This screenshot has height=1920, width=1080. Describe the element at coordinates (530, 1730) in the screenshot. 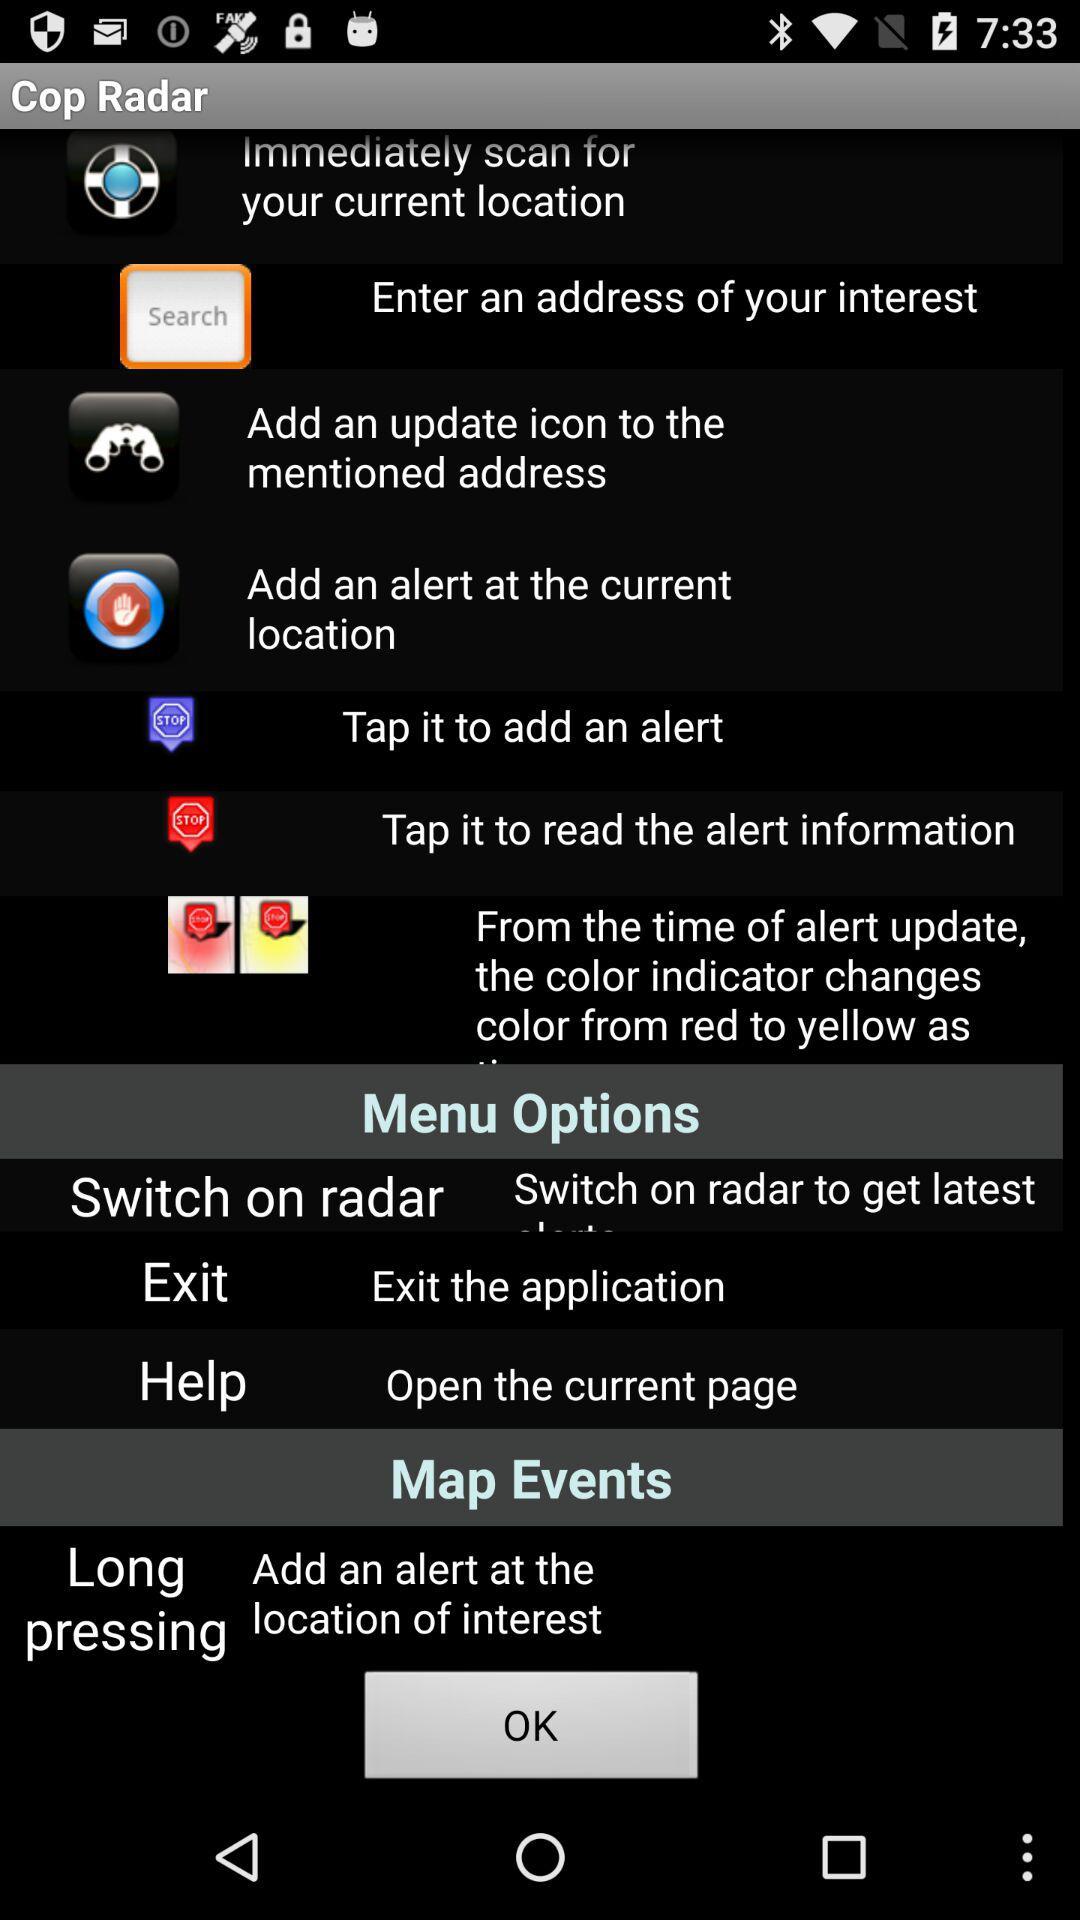

I see `item to the right of the long pressing app` at that location.